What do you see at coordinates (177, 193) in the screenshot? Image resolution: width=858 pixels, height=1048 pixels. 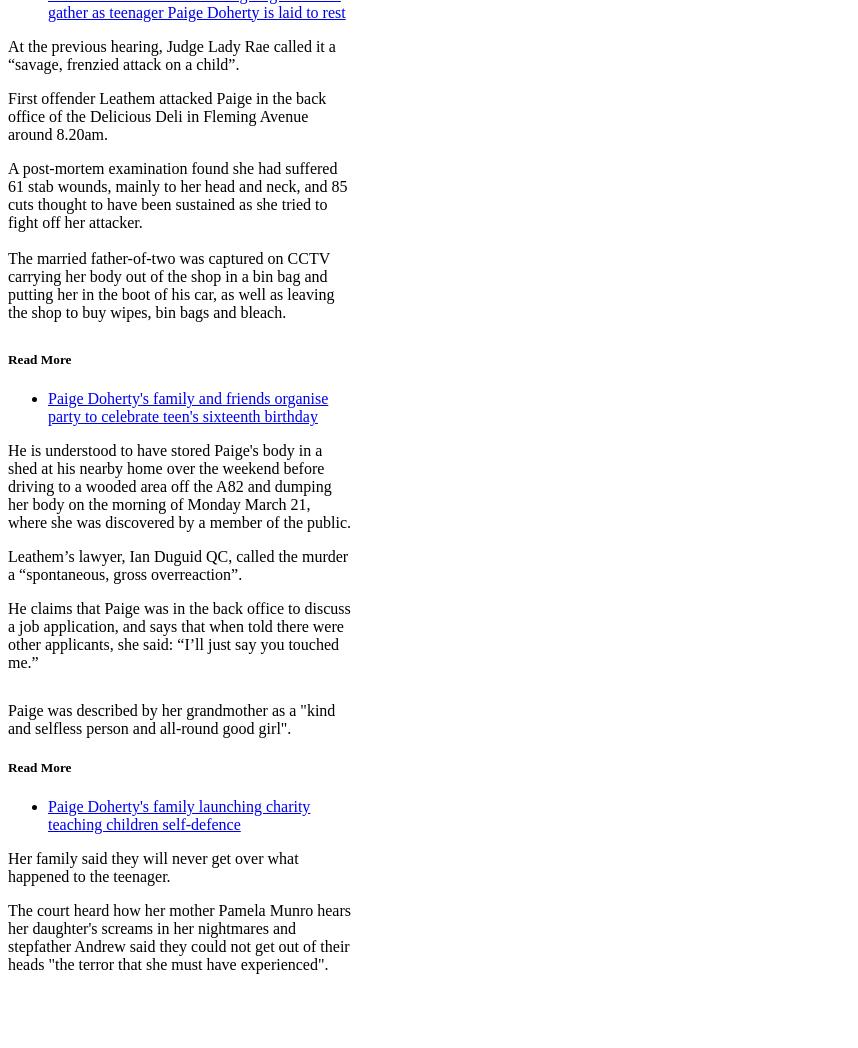 I see `'A post-mortem examination found she had suffered 61 stab wounds, mainly to her head and neck, and 85 cuts thought to have been sustained as she tried to fight off her attacker.'` at bounding box center [177, 193].